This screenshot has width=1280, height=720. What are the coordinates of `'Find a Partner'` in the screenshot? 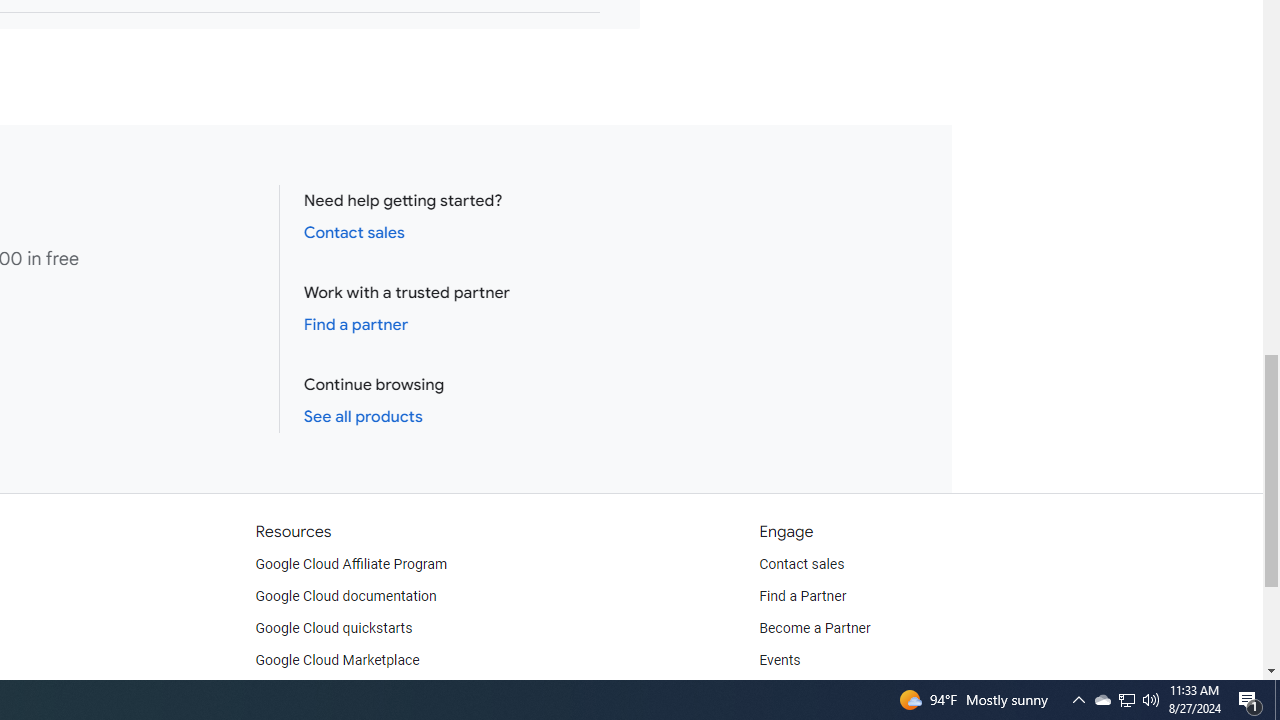 It's located at (803, 595).